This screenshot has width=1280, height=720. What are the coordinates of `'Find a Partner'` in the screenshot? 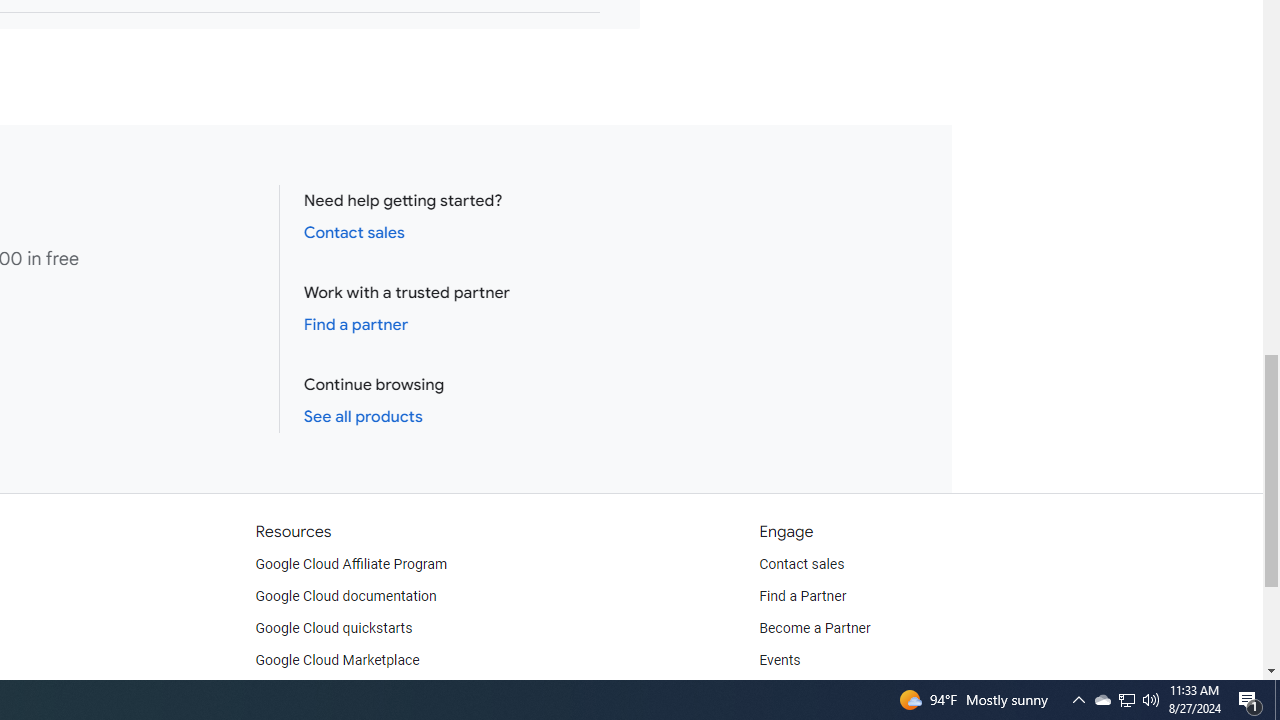 It's located at (803, 595).